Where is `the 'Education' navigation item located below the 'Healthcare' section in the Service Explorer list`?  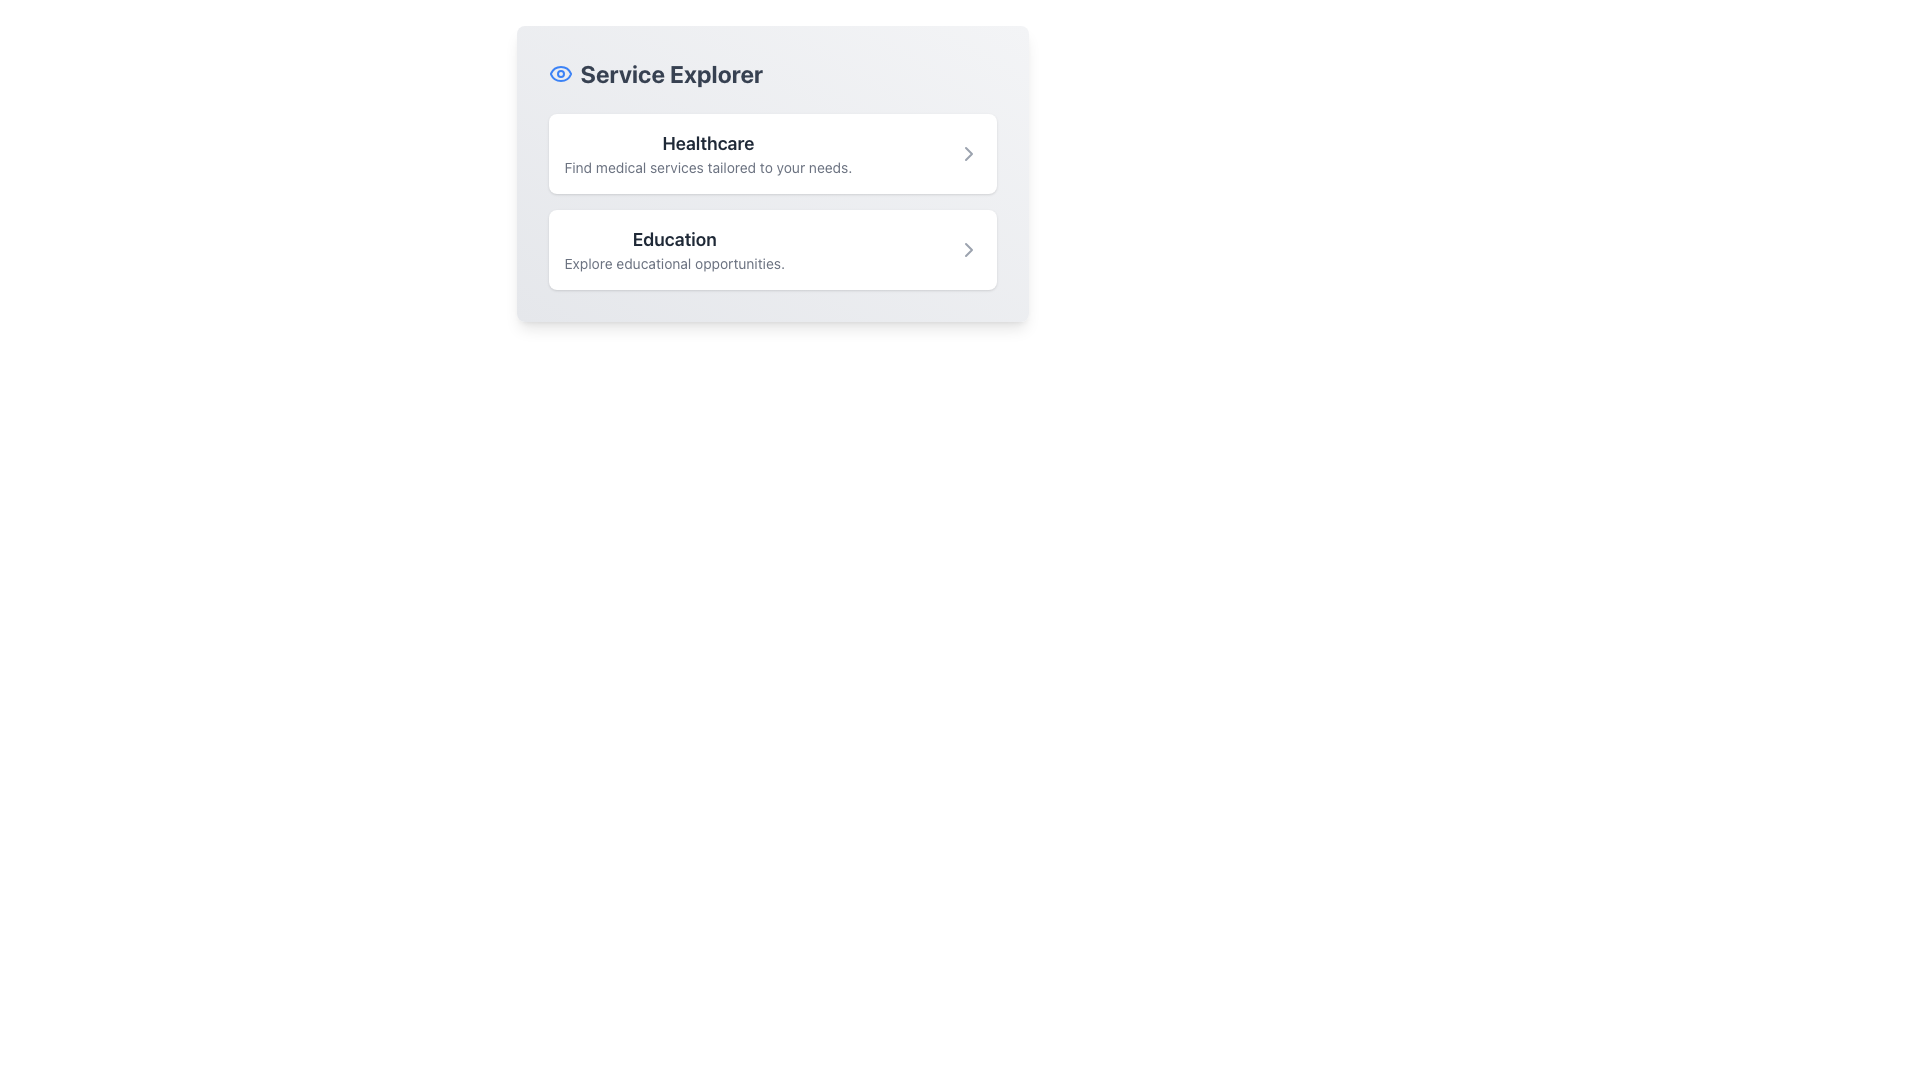 the 'Education' navigation item located below the 'Healthcare' section in the Service Explorer list is located at coordinates (771, 223).